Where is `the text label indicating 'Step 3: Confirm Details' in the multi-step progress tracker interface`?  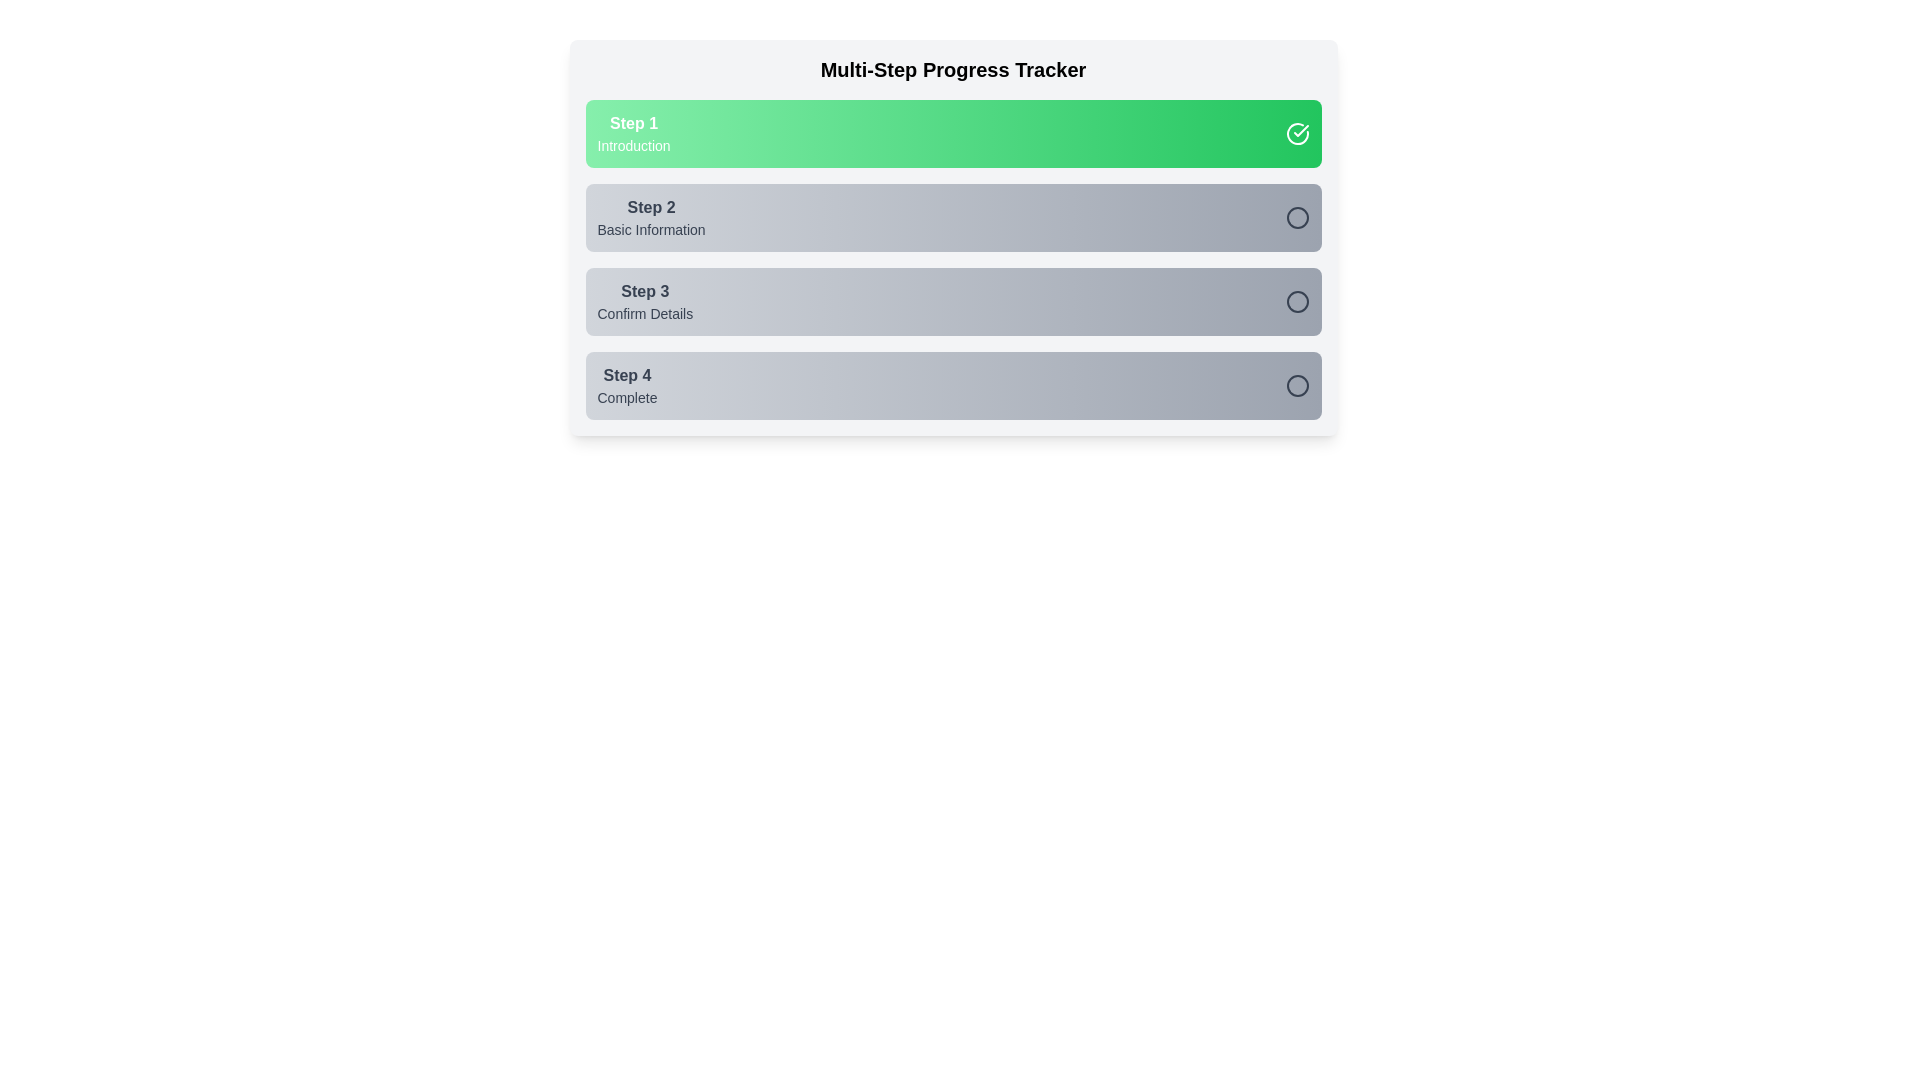
the text label indicating 'Step 3: Confirm Details' in the multi-step progress tracker interface is located at coordinates (645, 301).